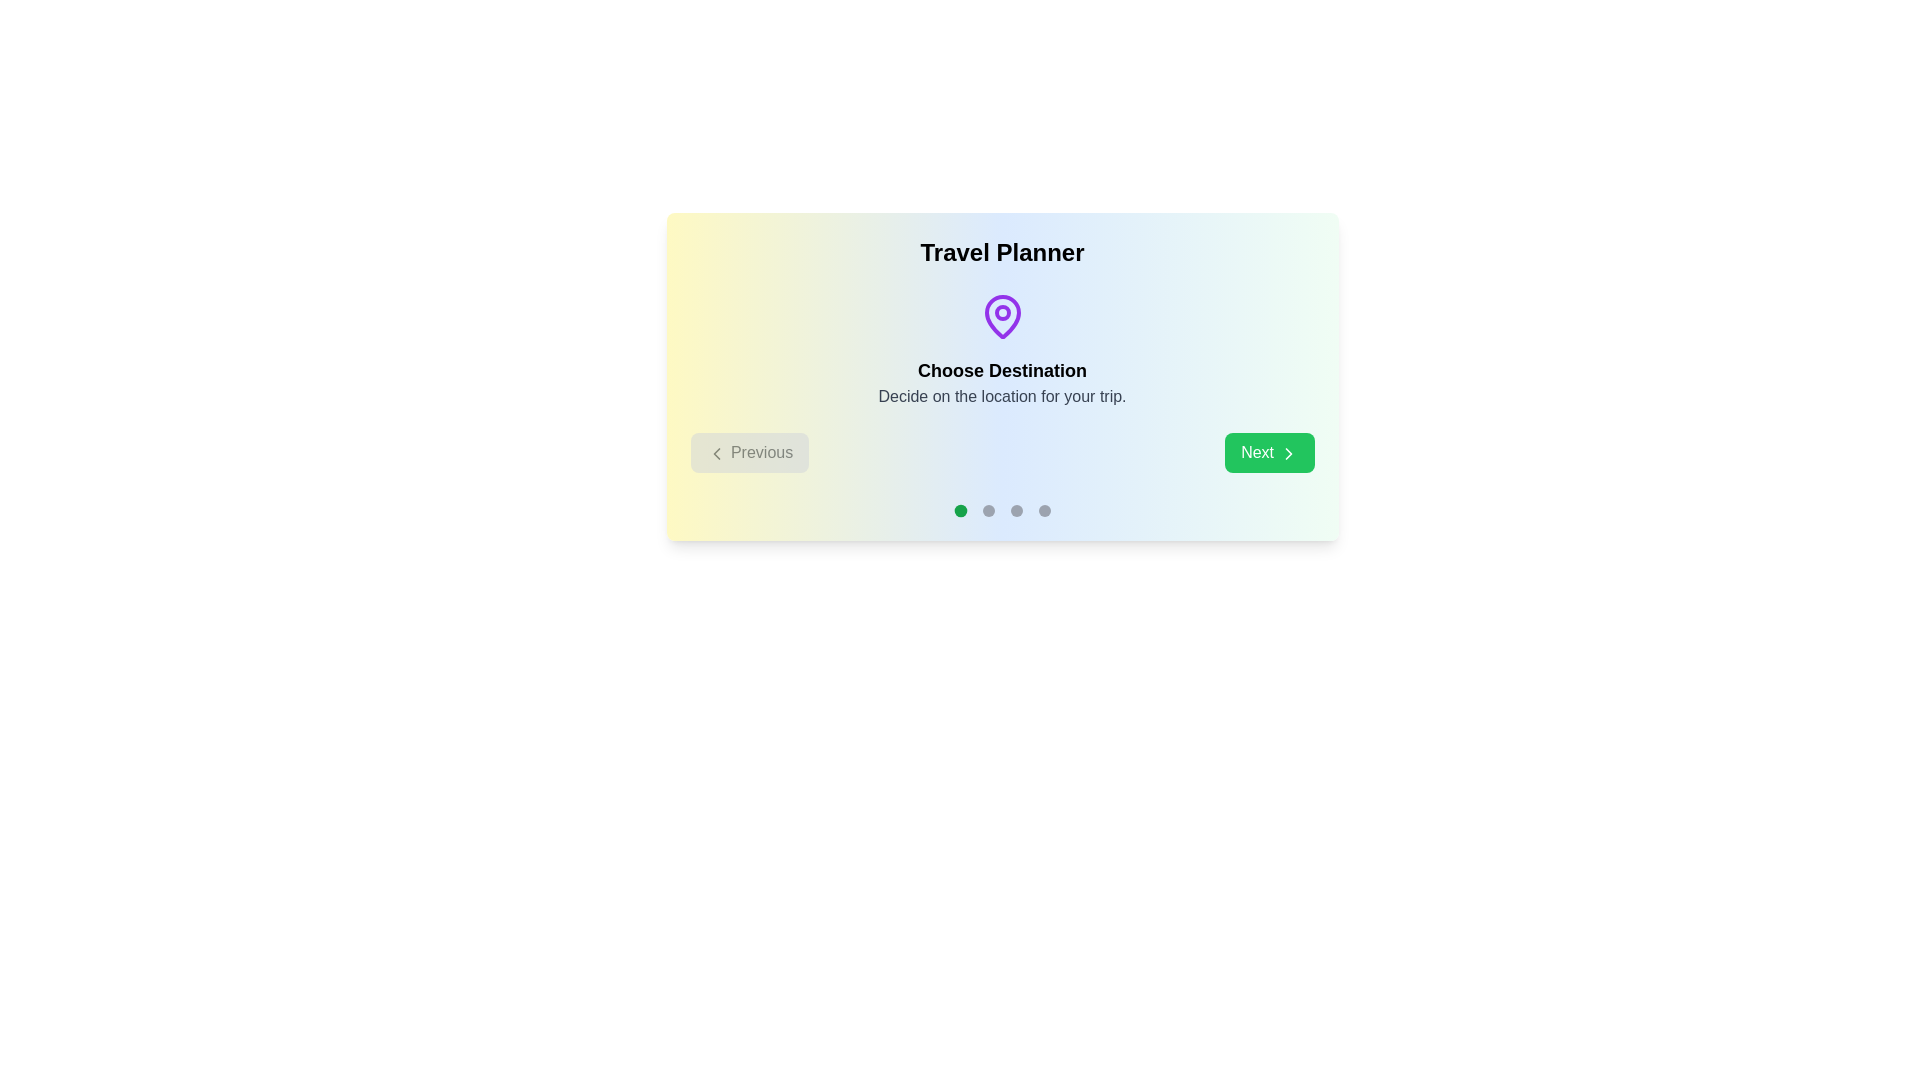 The height and width of the screenshot is (1080, 1920). I want to click on the outer part of the map pin icon, which is styled in purple and located beneath the 'Travel Planner' text heading, so click(1002, 315).